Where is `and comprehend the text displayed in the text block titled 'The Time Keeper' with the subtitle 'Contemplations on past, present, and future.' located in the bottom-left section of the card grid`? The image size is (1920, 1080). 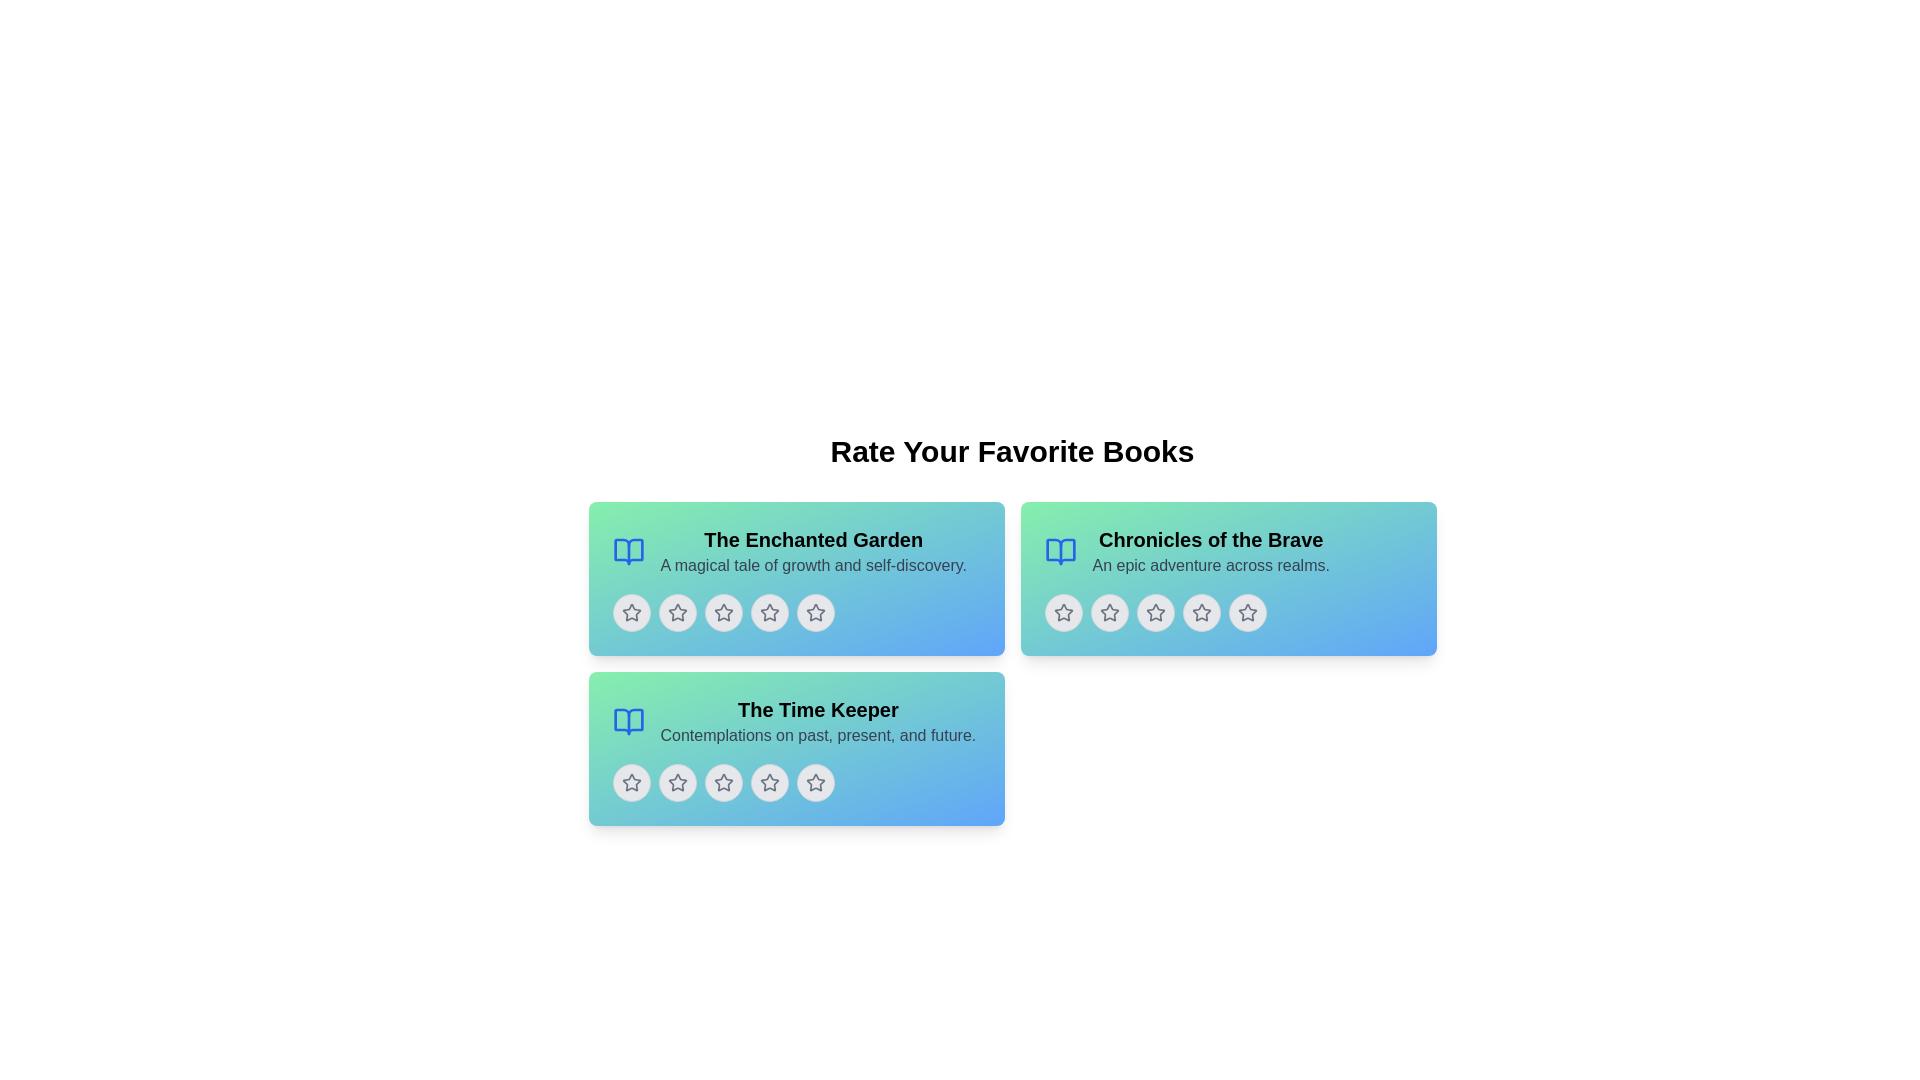 and comprehend the text displayed in the text block titled 'The Time Keeper' with the subtitle 'Contemplations on past, present, and future.' located in the bottom-left section of the card grid is located at coordinates (818, 721).